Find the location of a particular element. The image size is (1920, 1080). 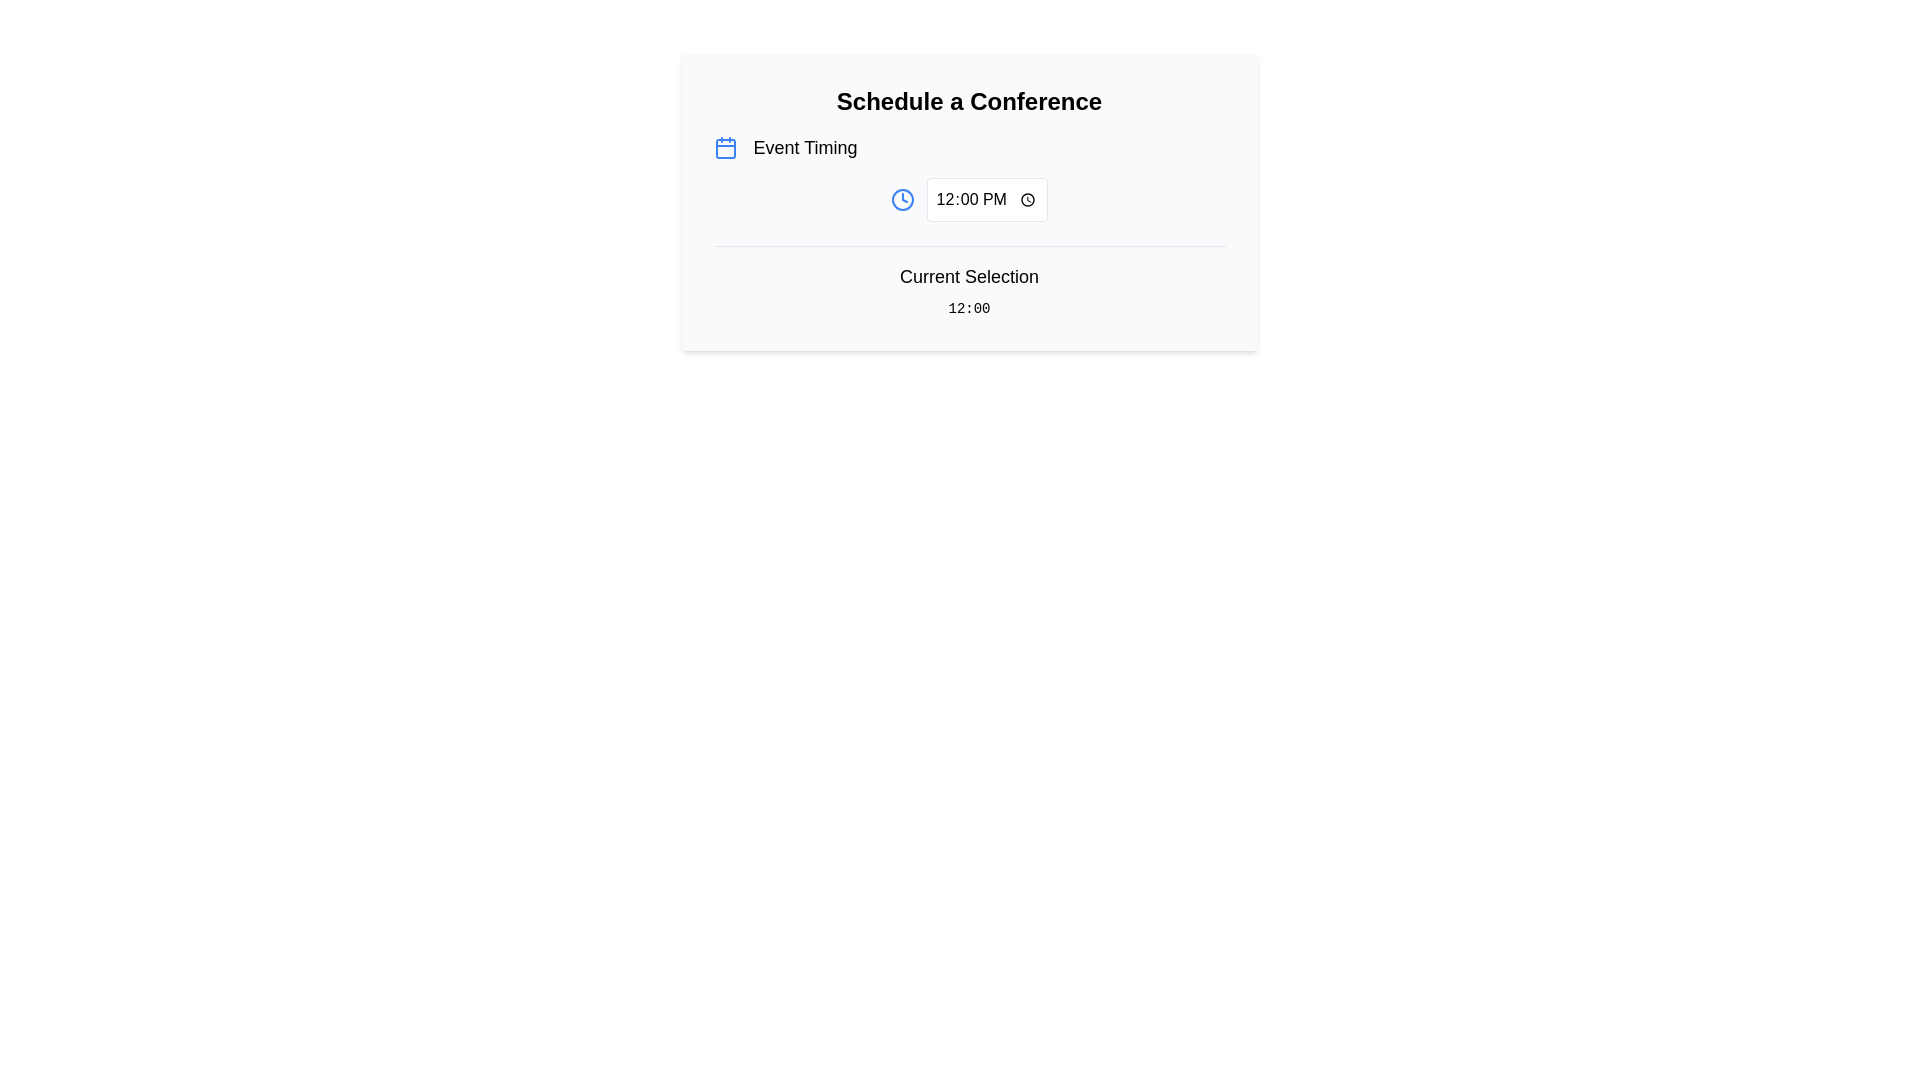

the clock face outline graphical component which is part of the clock icon located to the left of the time input field displaying '12:00 PM' is located at coordinates (901, 200).